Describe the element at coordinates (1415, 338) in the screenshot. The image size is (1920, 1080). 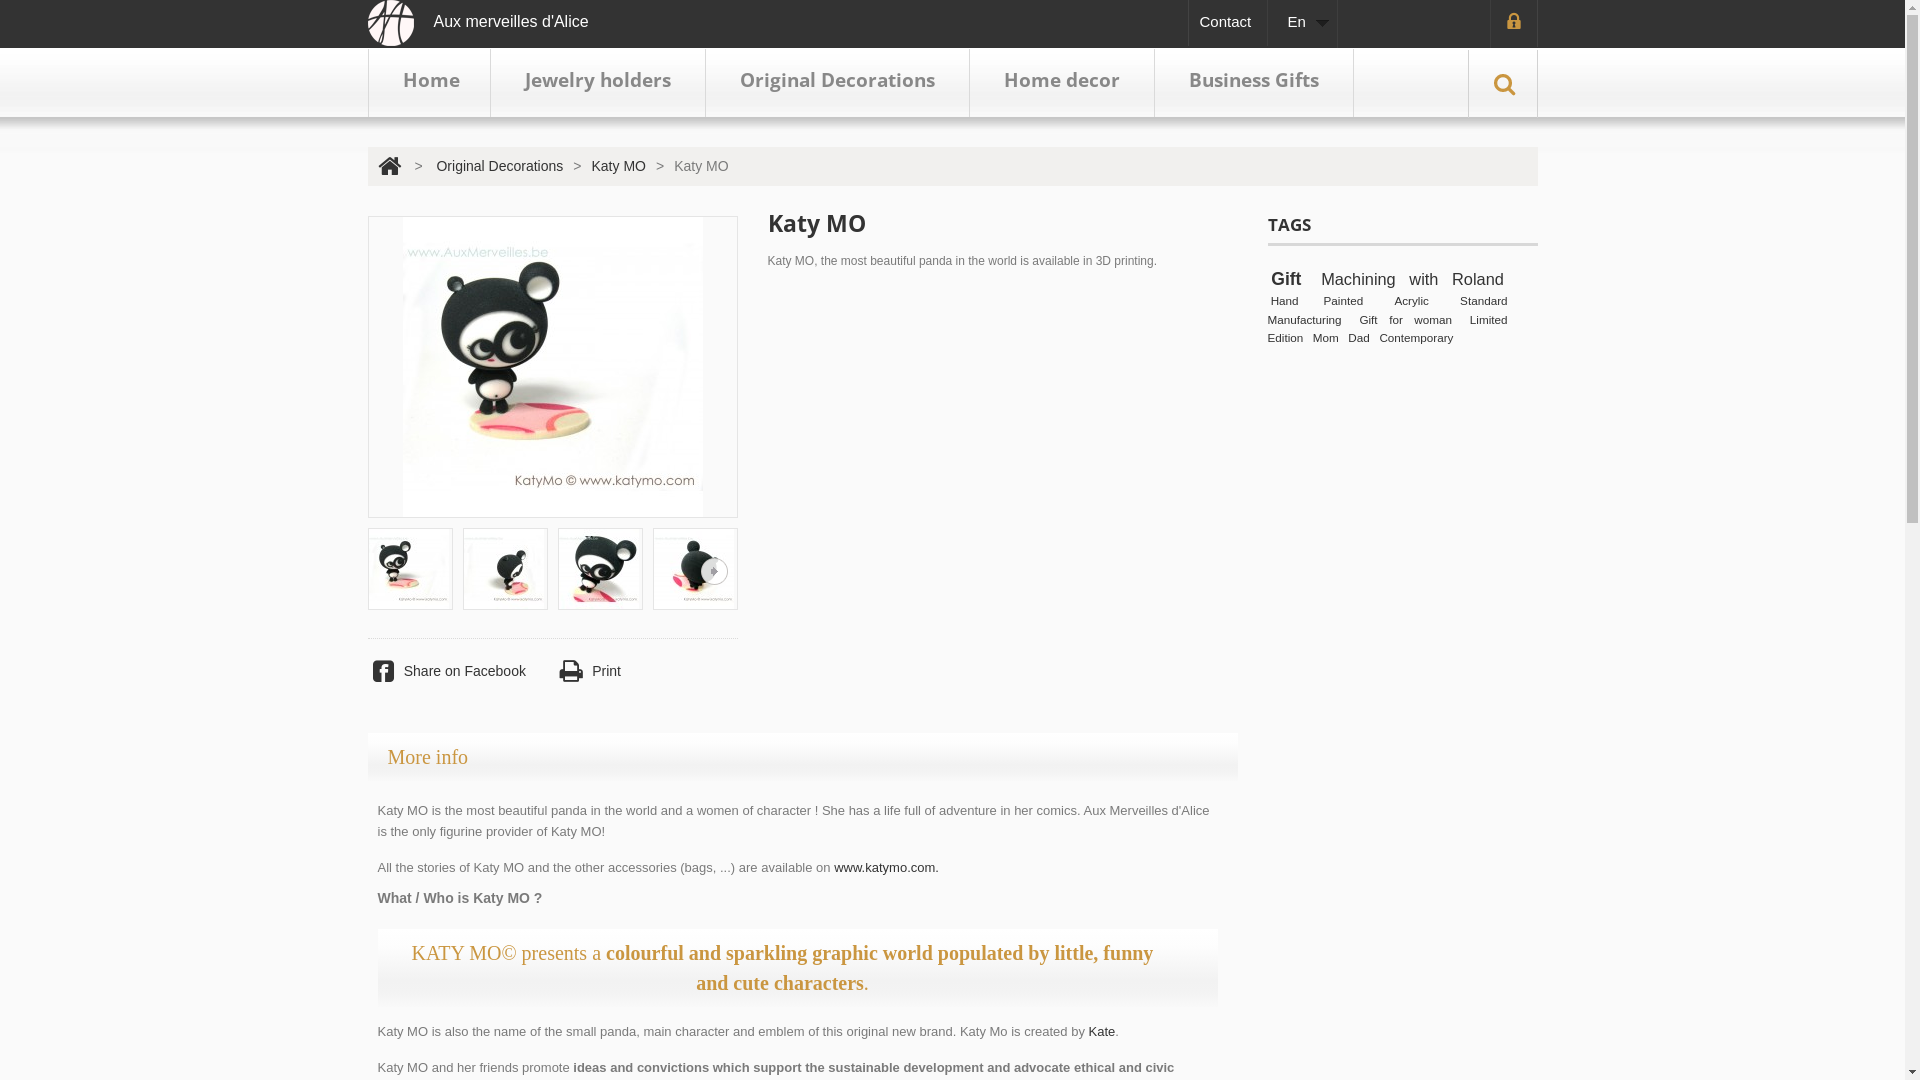
I see `'Contemporary'` at that location.